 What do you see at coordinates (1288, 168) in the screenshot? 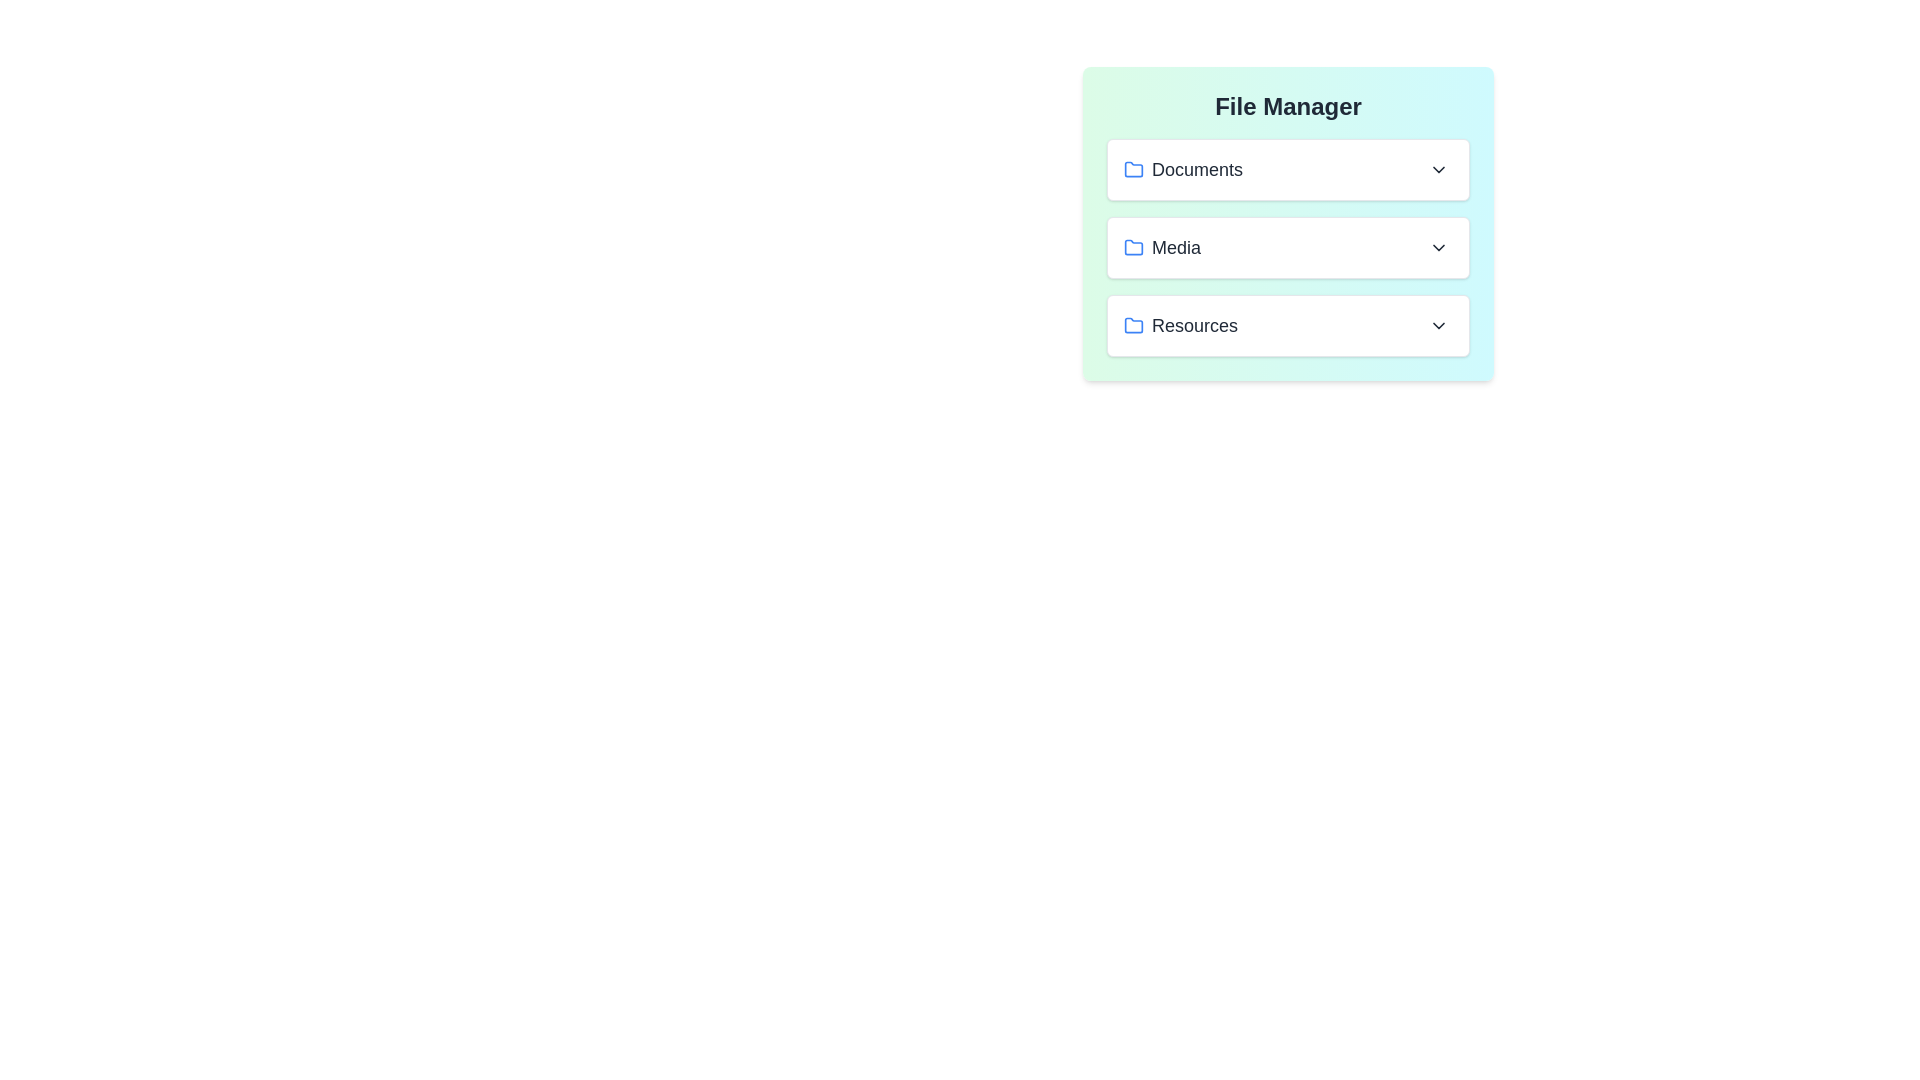
I see `the file Tutorial.pdf from the folder Documents` at bounding box center [1288, 168].